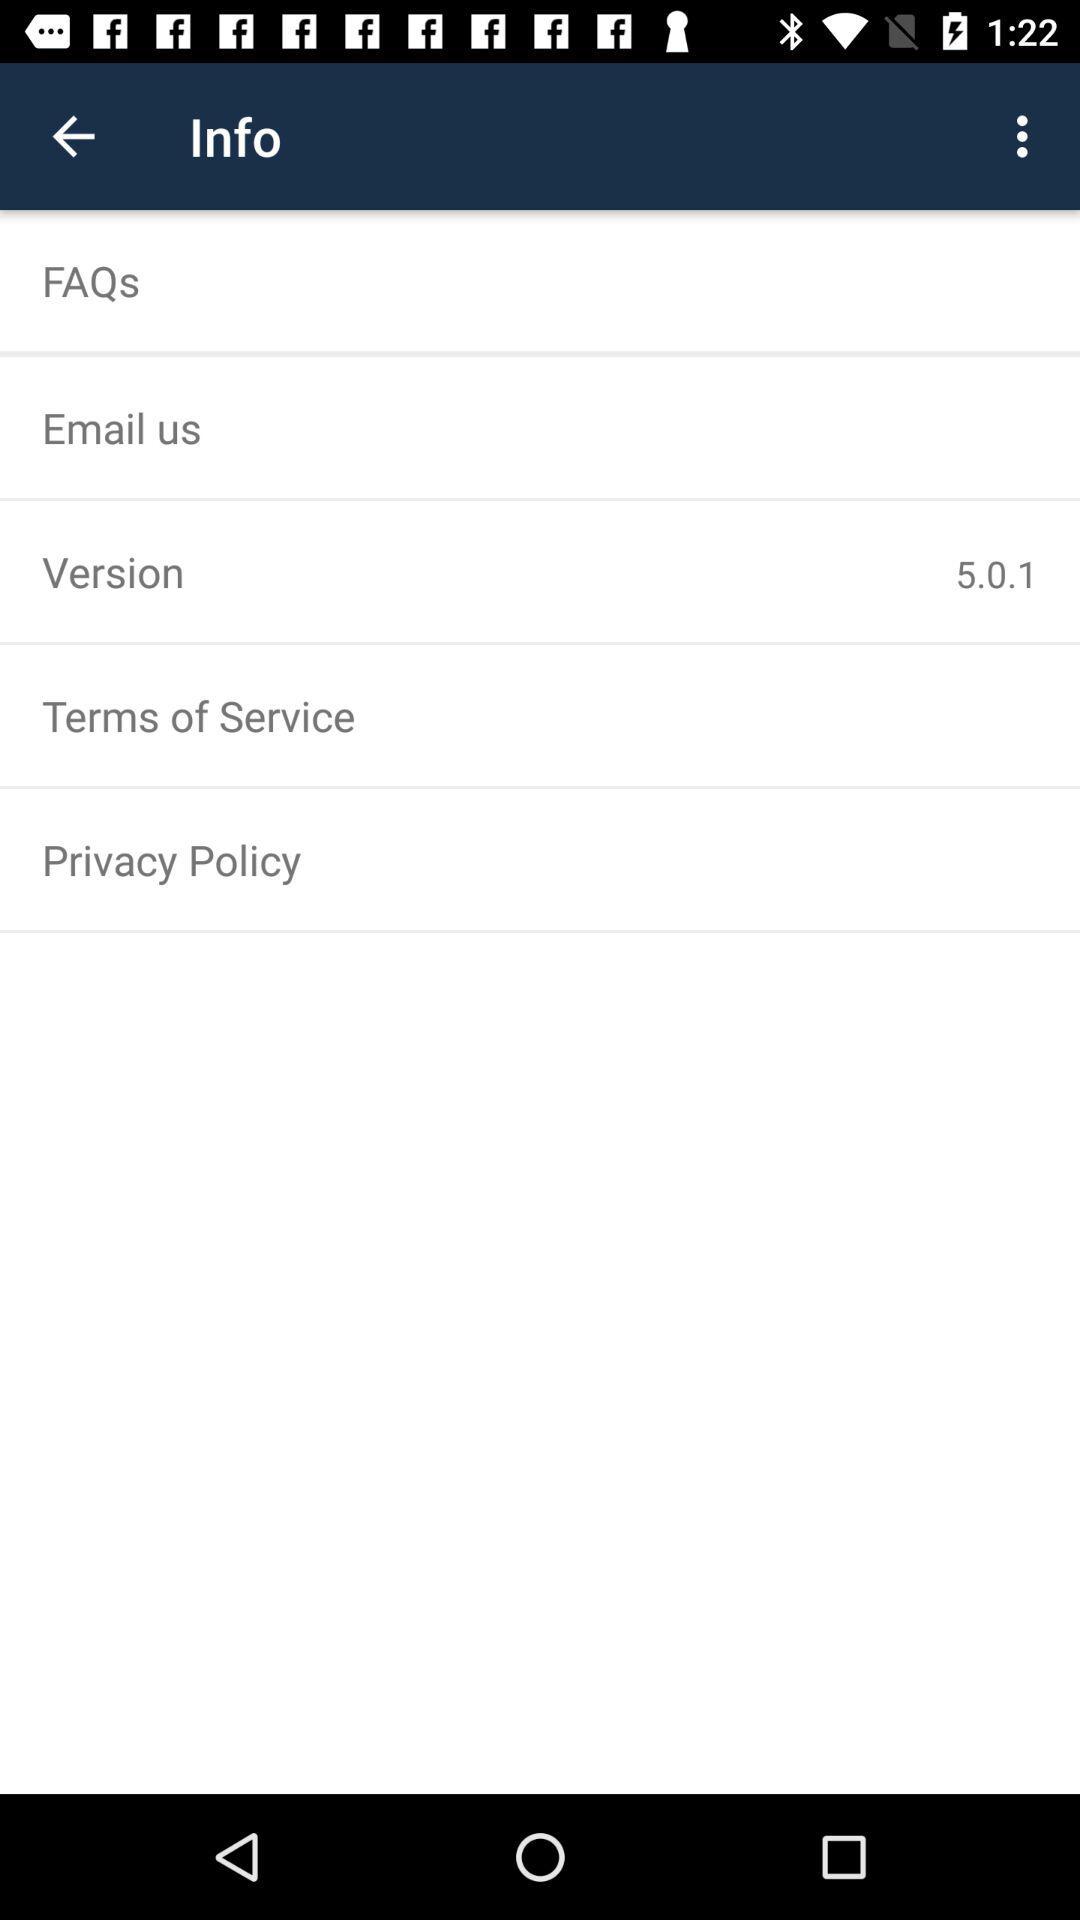 The width and height of the screenshot is (1080, 1920). I want to click on the item above the faqs, so click(1027, 135).